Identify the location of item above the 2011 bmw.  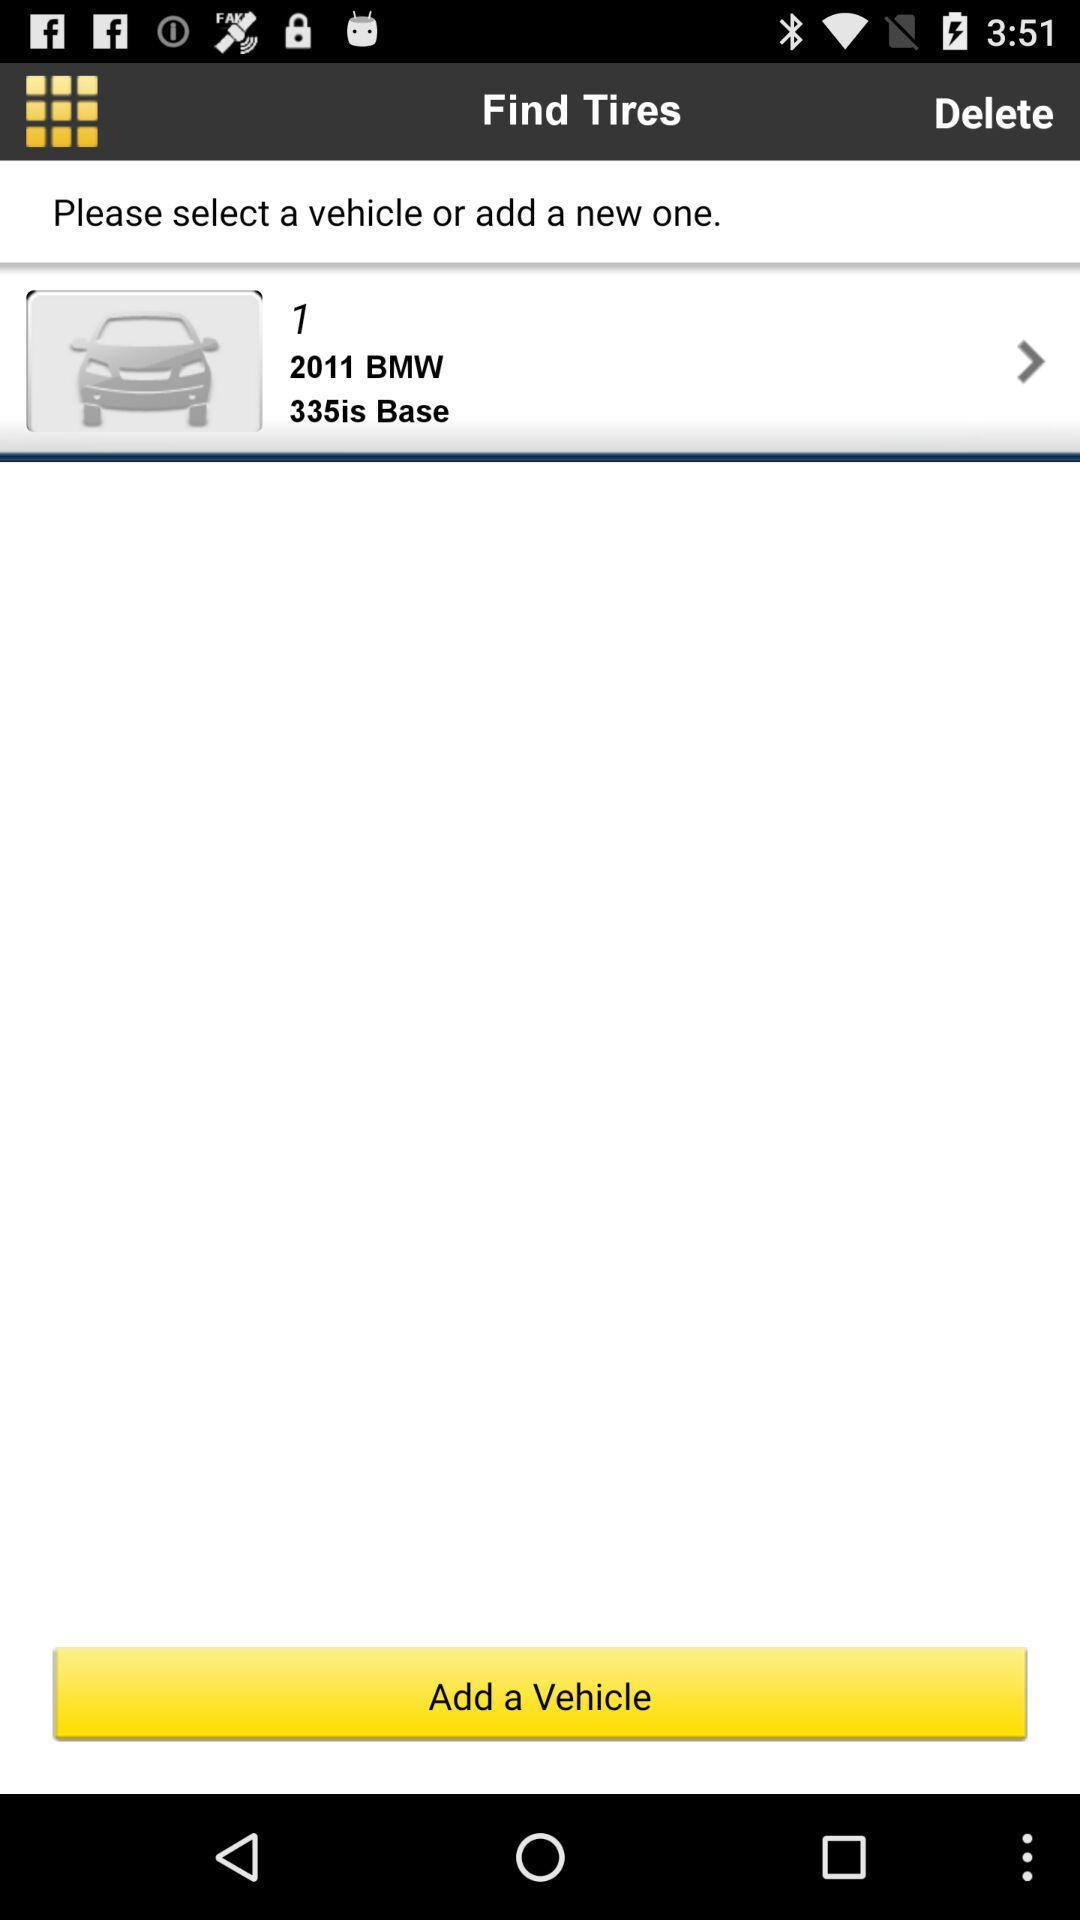
(648, 316).